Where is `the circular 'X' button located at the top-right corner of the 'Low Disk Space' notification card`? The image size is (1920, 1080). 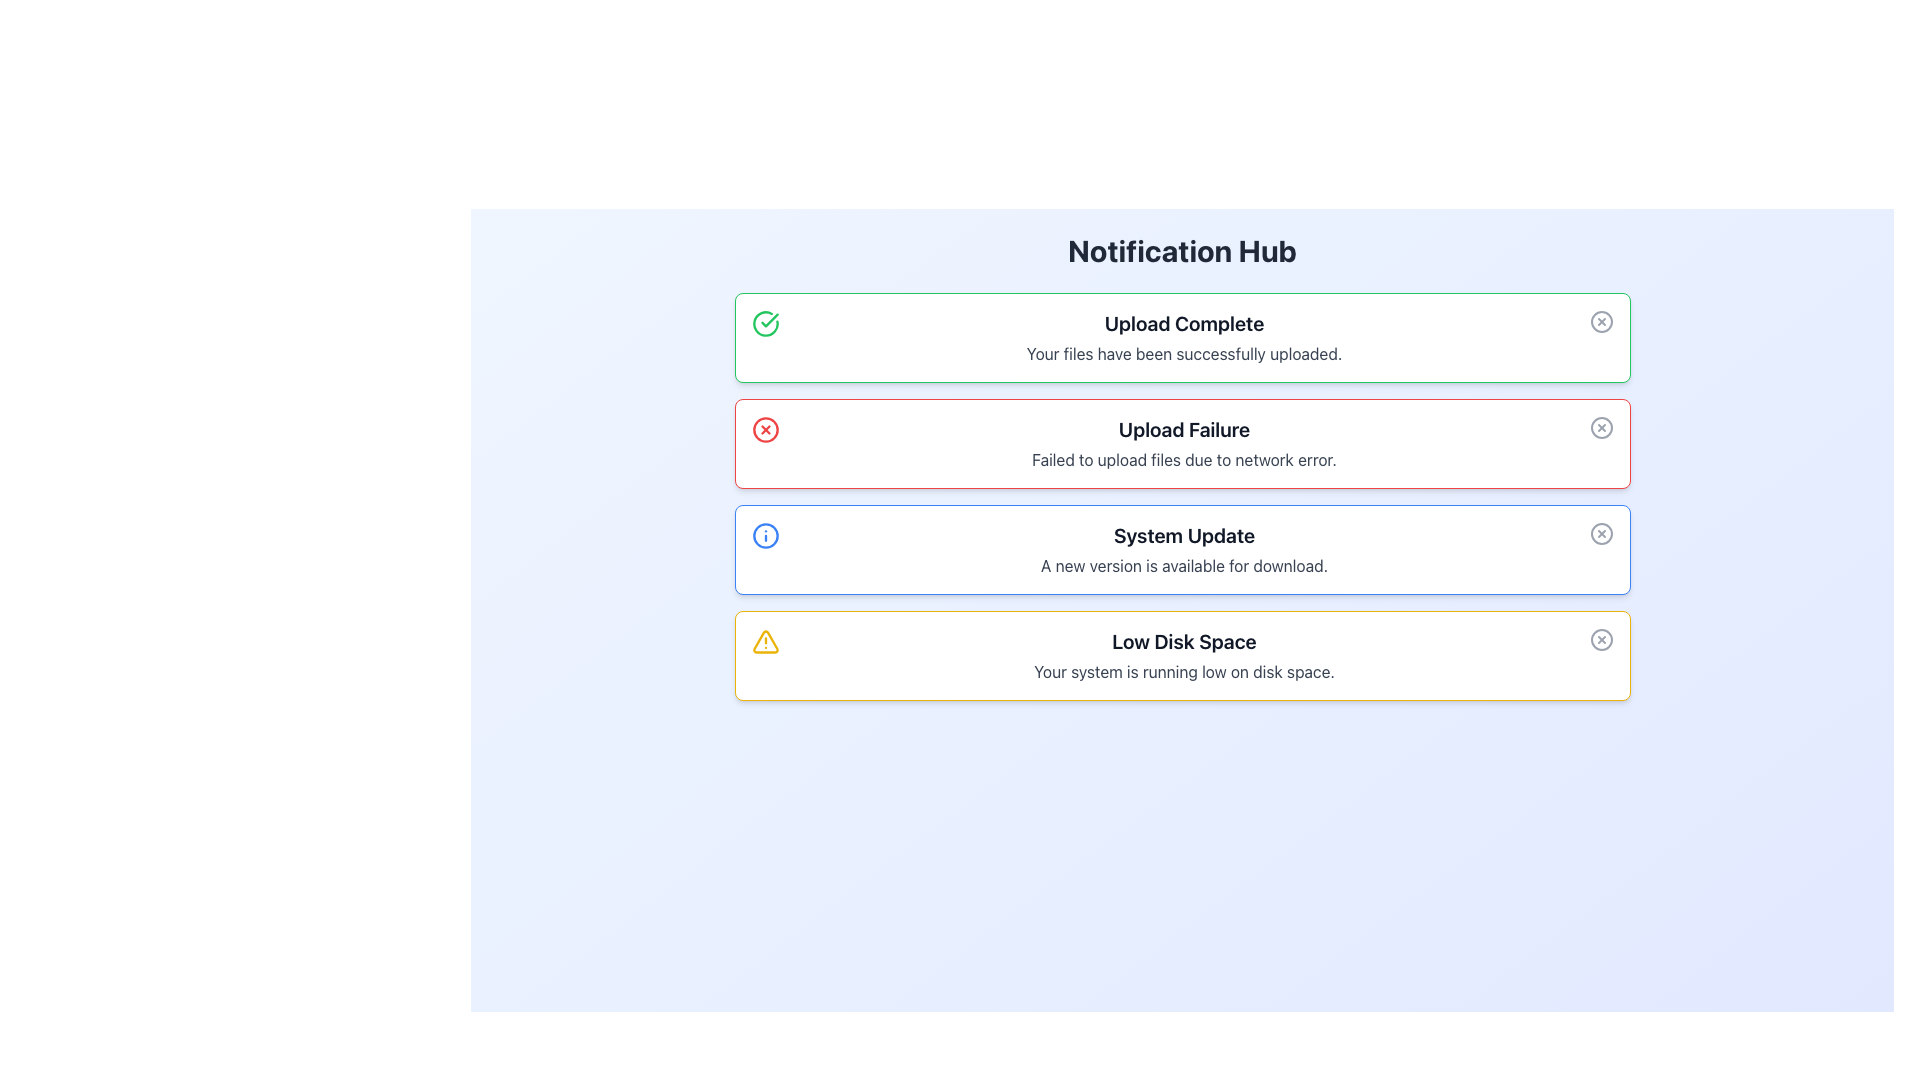 the circular 'X' button located at the top-right corner of the 'Low Disk Space' notification card is located at coordinates (1601, 640).